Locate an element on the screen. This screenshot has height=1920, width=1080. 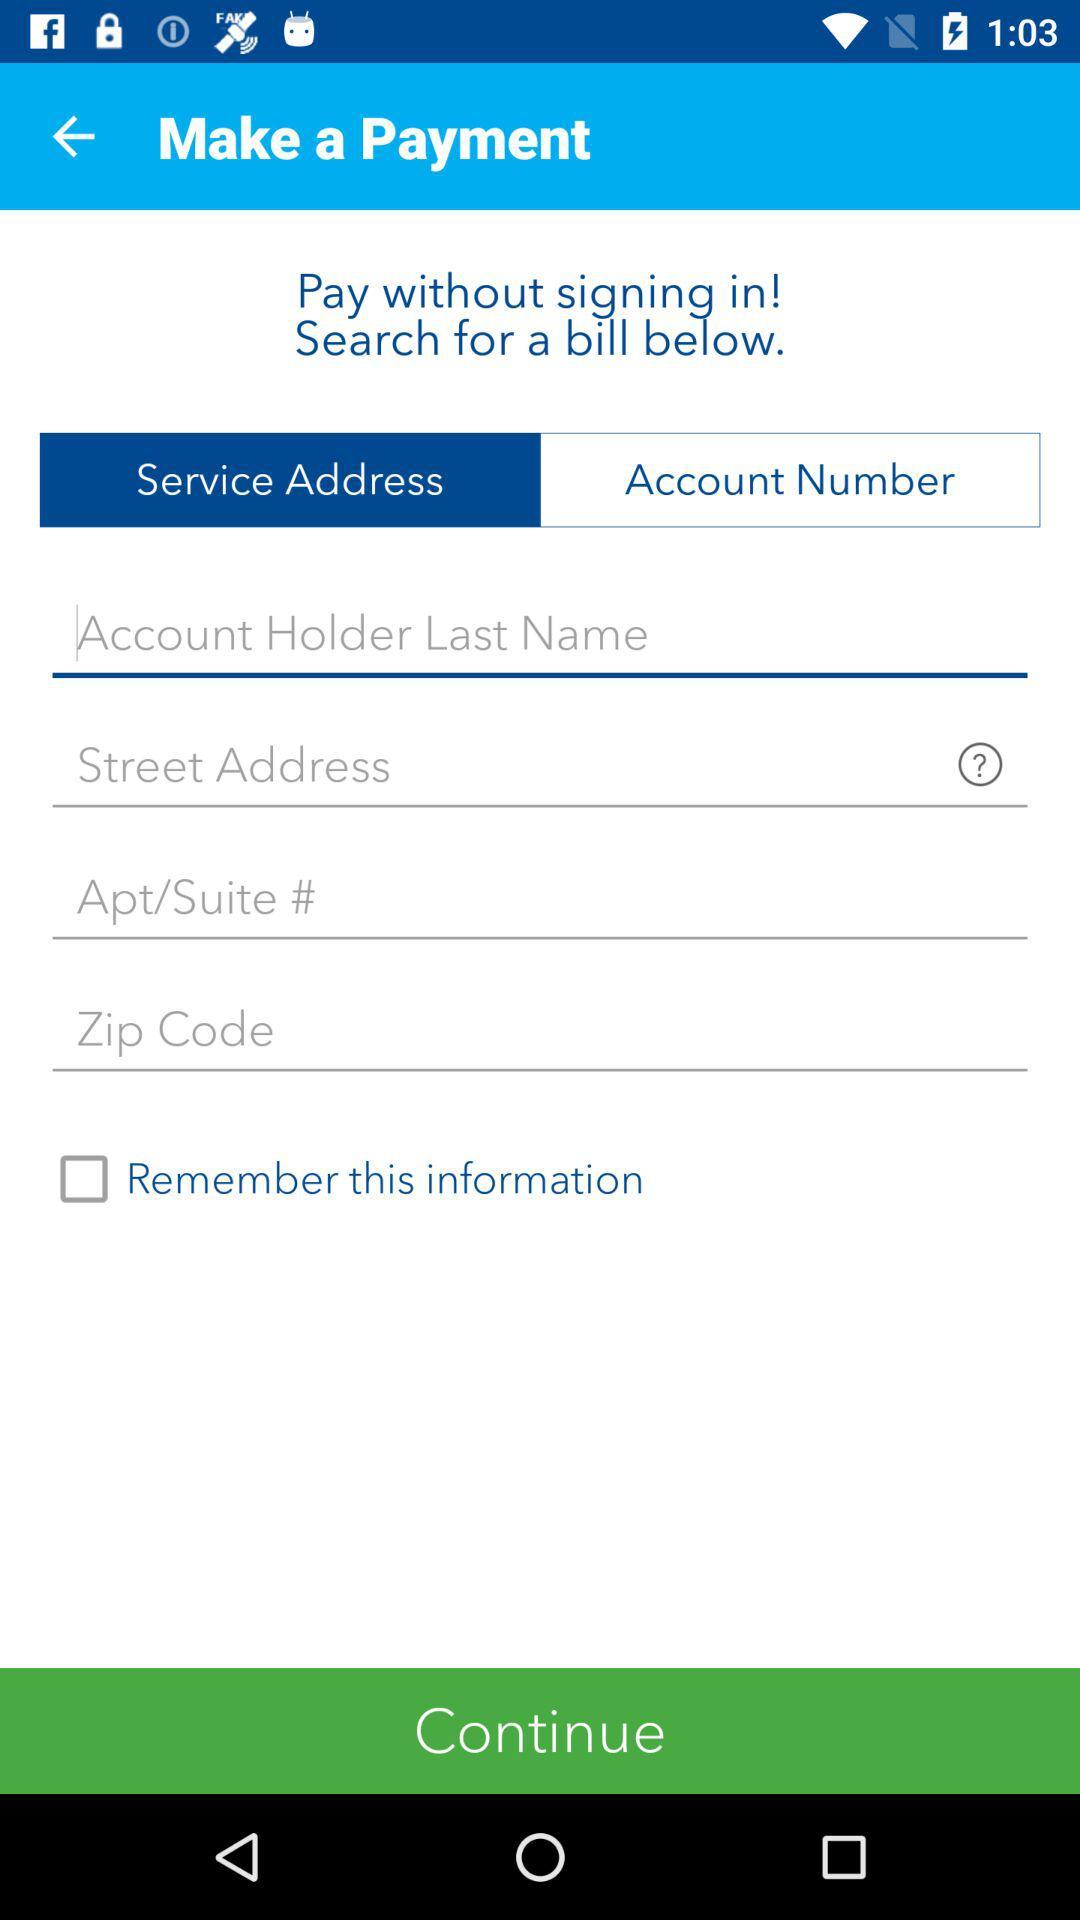
app next to make a payment is located at coordinates (72, 135).